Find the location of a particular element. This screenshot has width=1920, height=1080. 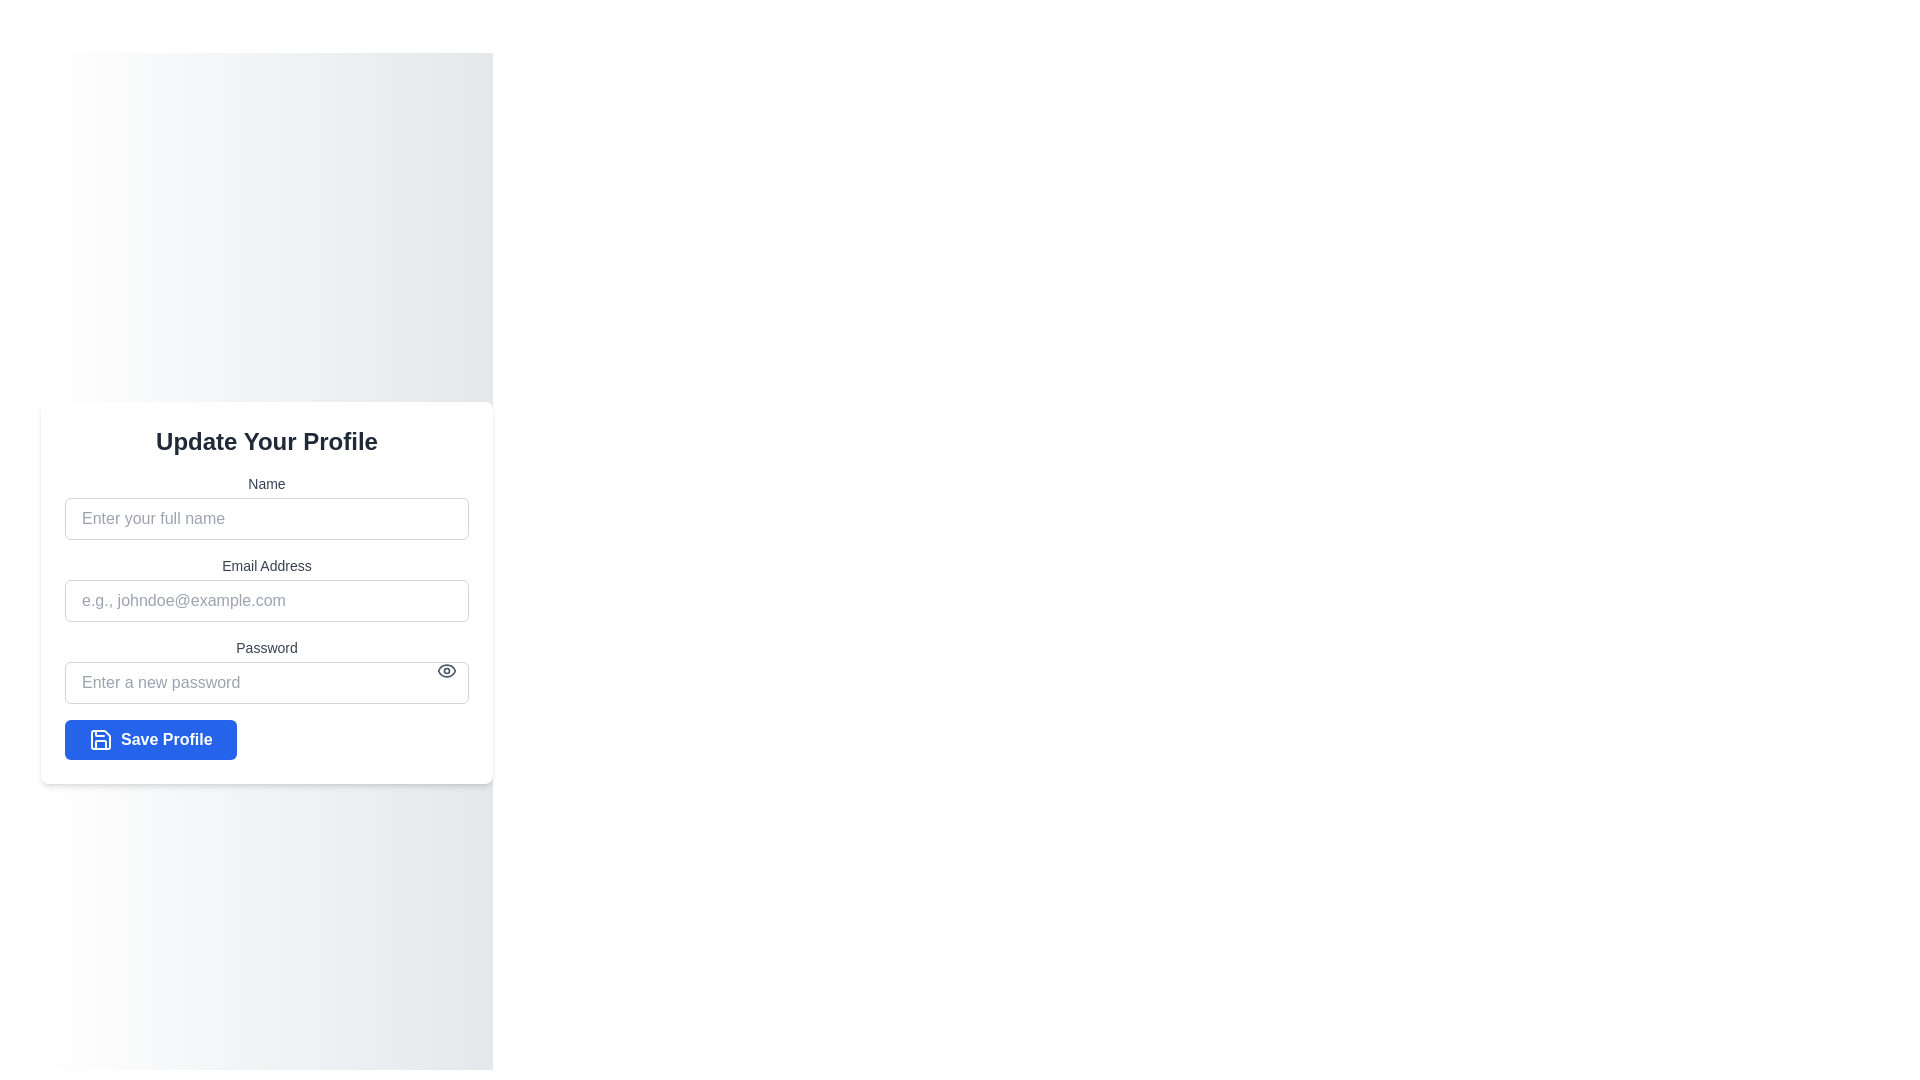

the form section containing the input fields 'Name', 'Email Address', 'Password', and the blue button labeled 'Save Profile' is located at coordinates (266, 616).